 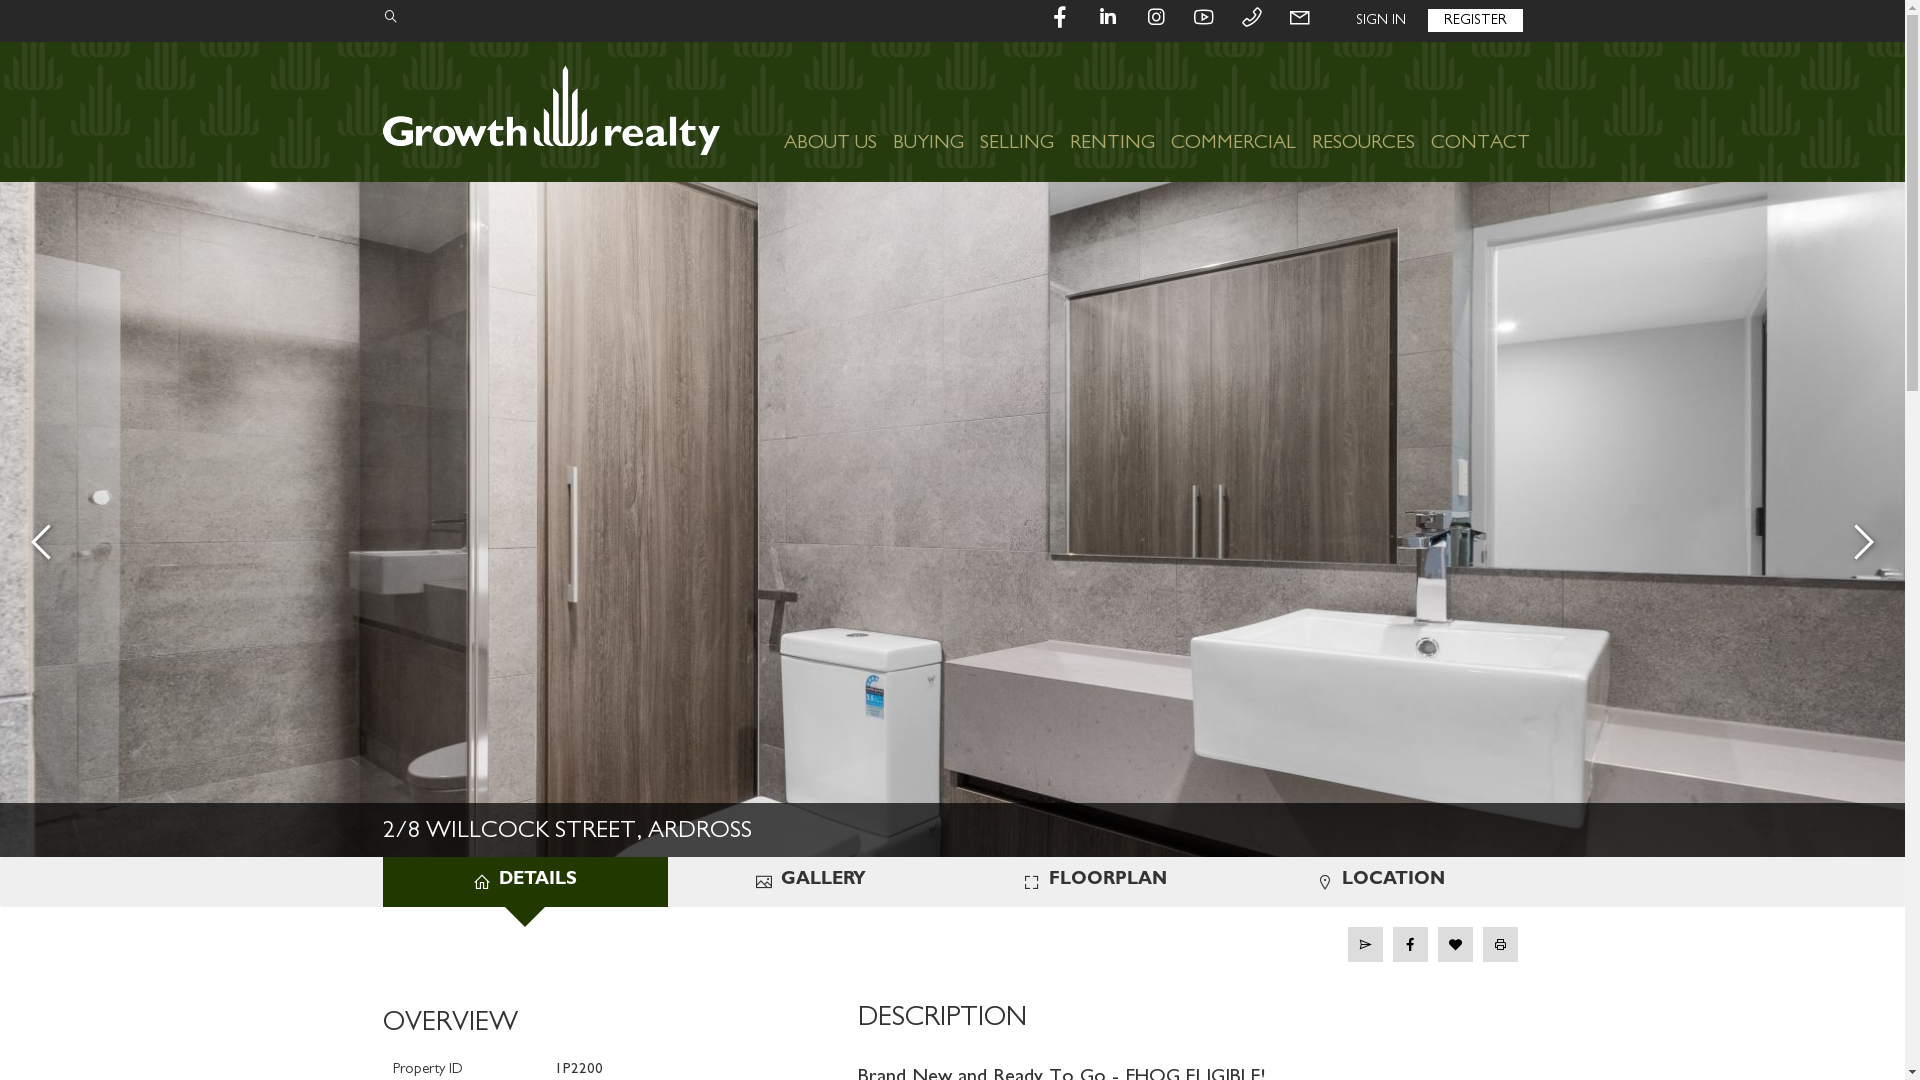 I want to click on 'SELLING', so click(x=1017, y=111).